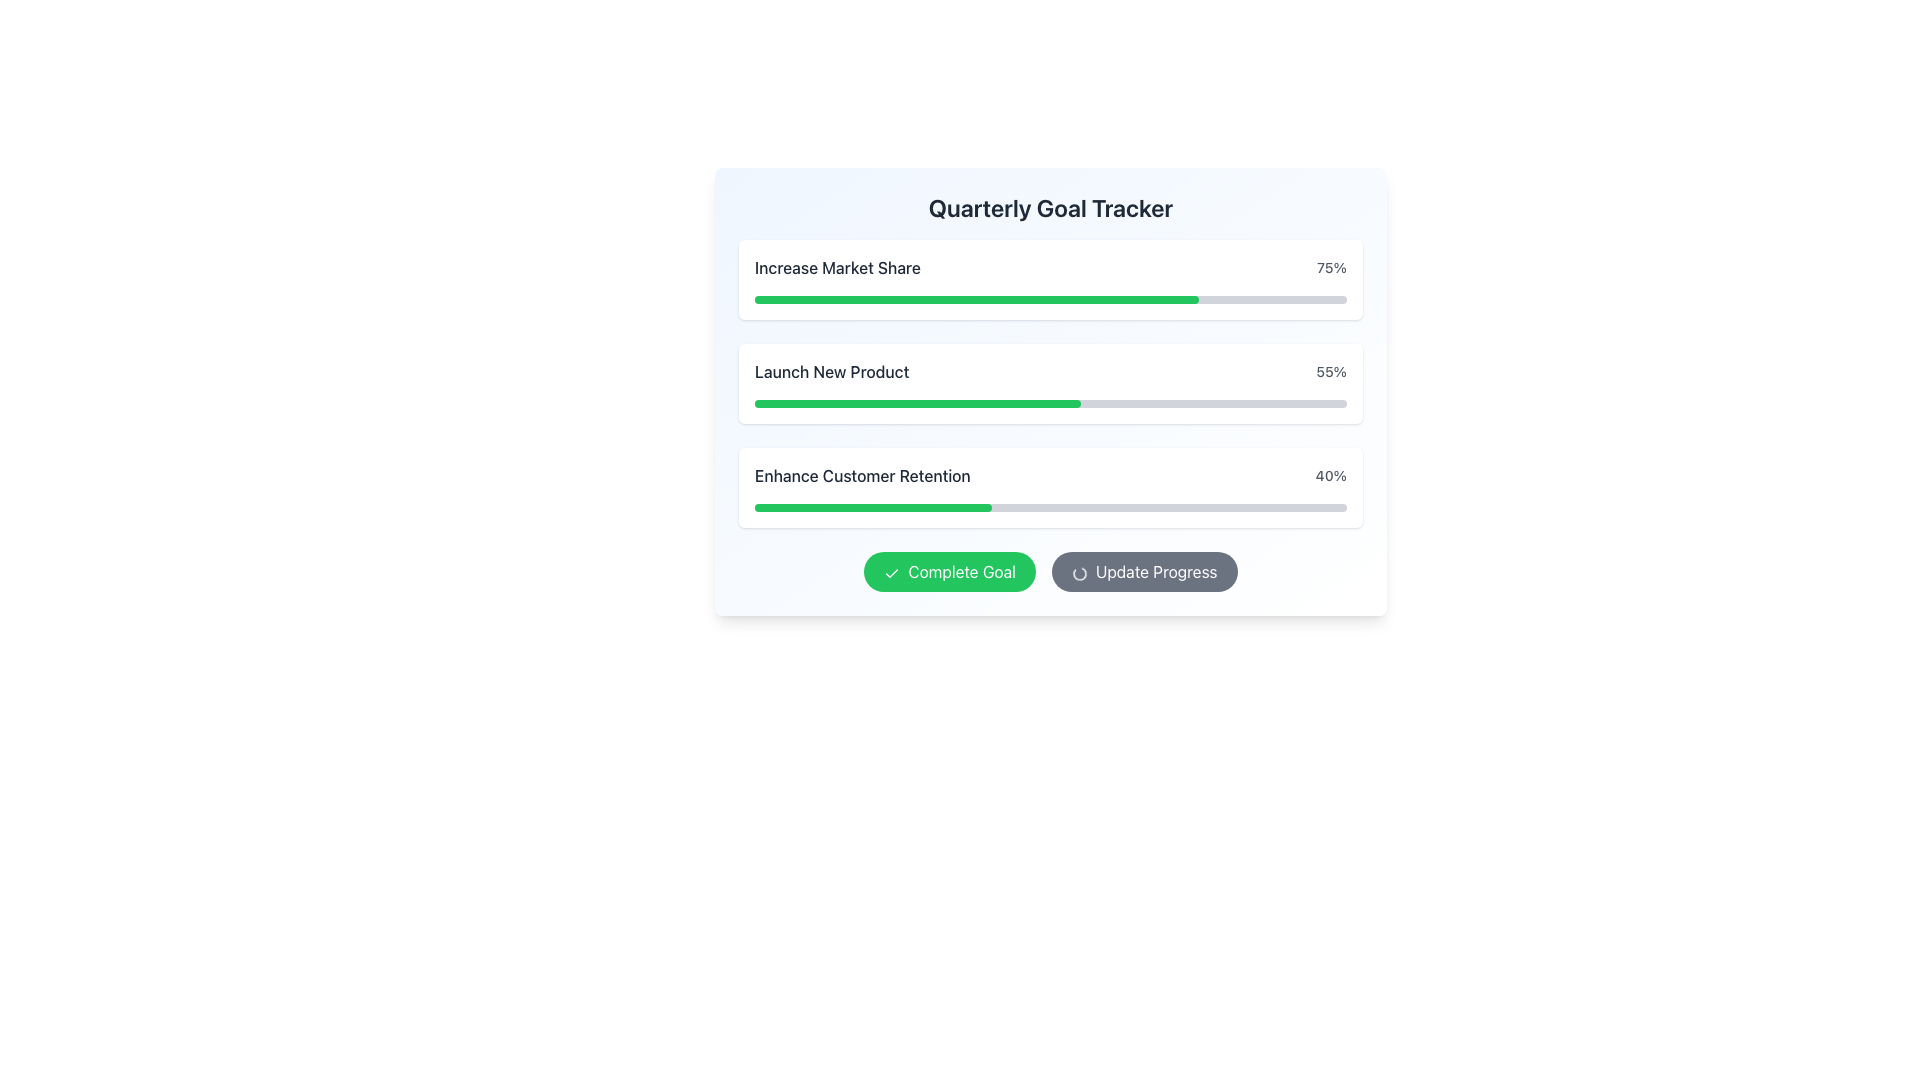 This screenshot has width=1920, height=1080. What do you see at coordinates (1331, 371) in the screenshot?
I see `the static text label indicating the progress percentage for the 'Launch New Product' task, located to the right of the progress bar within the progress card` at bounding box center [1331, 371].